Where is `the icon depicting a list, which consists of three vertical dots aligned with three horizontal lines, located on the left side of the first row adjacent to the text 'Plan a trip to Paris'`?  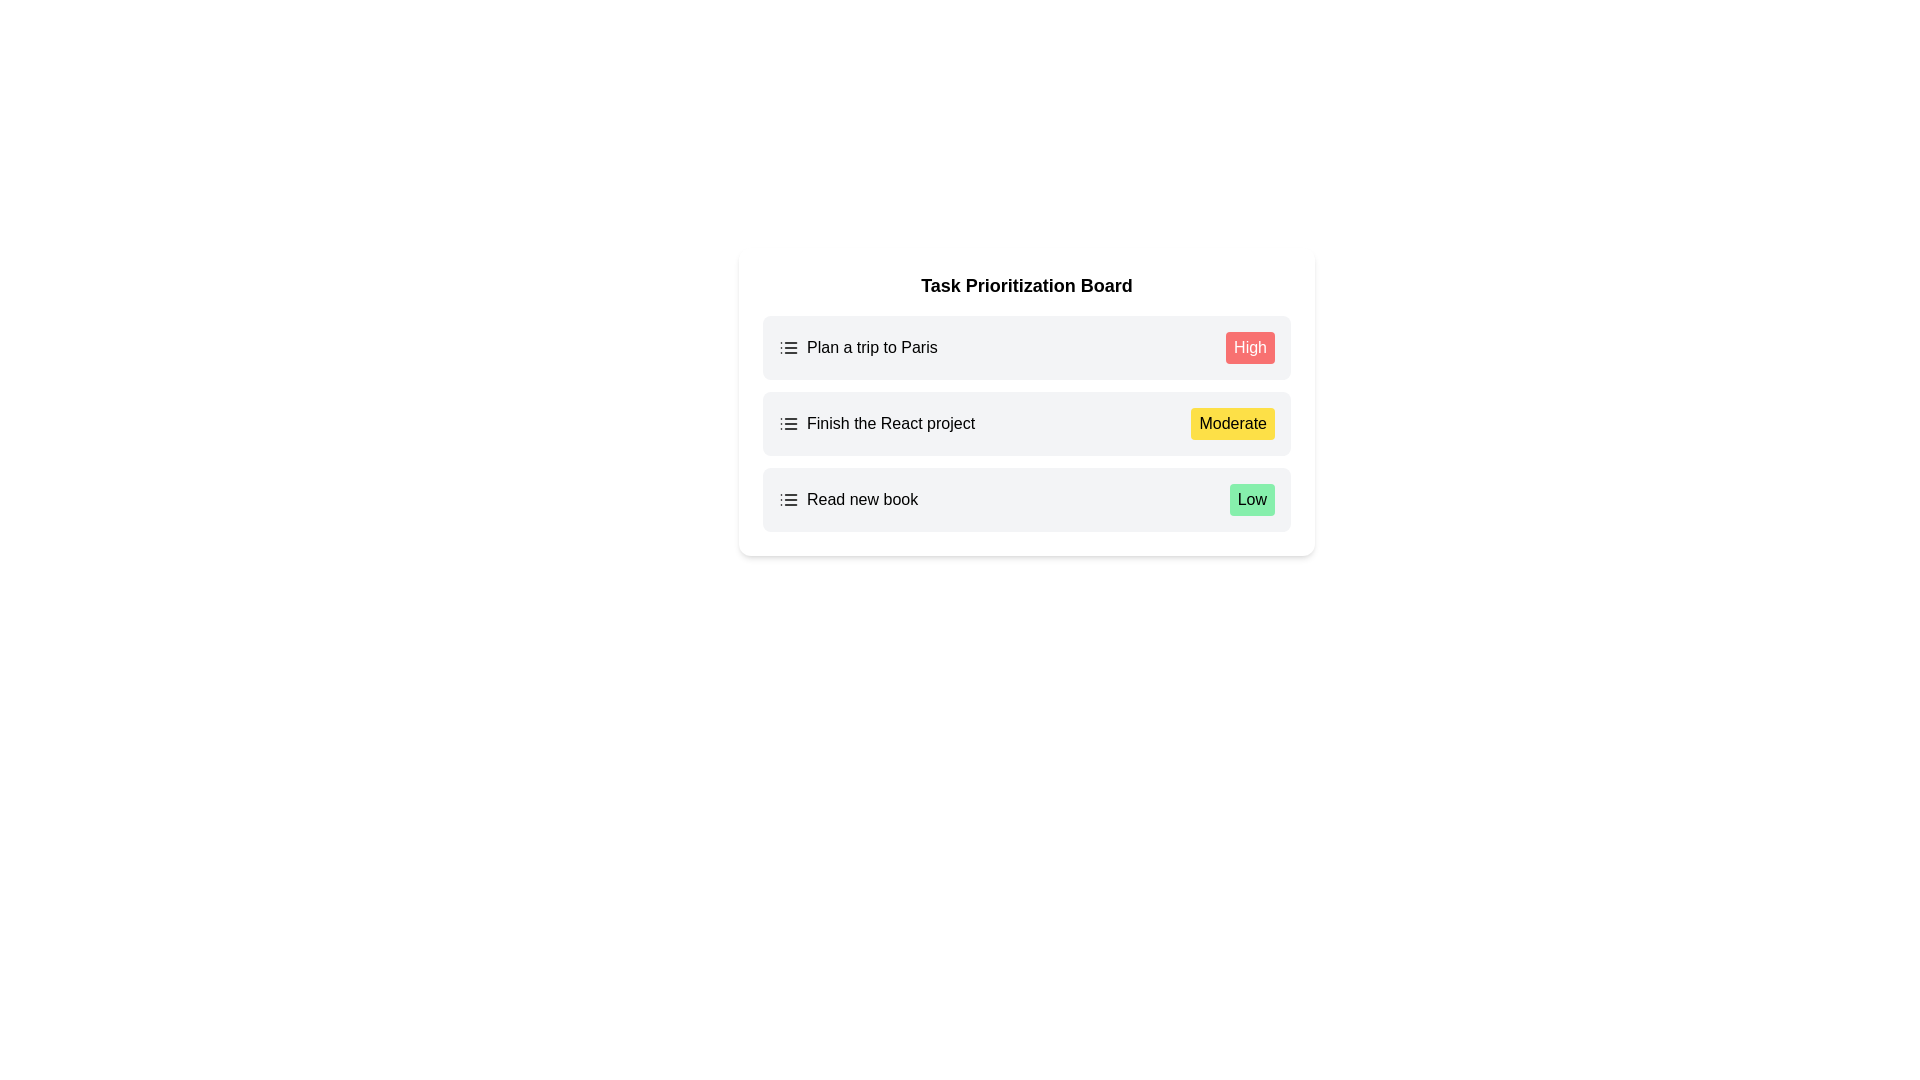 the icon depicting a list, which consists of three vertical dots aligned with three horizontal lines, located on the left side of the first row adjacent to the text 'Plan a trip to Paris' is located at coordinates (787, 346).